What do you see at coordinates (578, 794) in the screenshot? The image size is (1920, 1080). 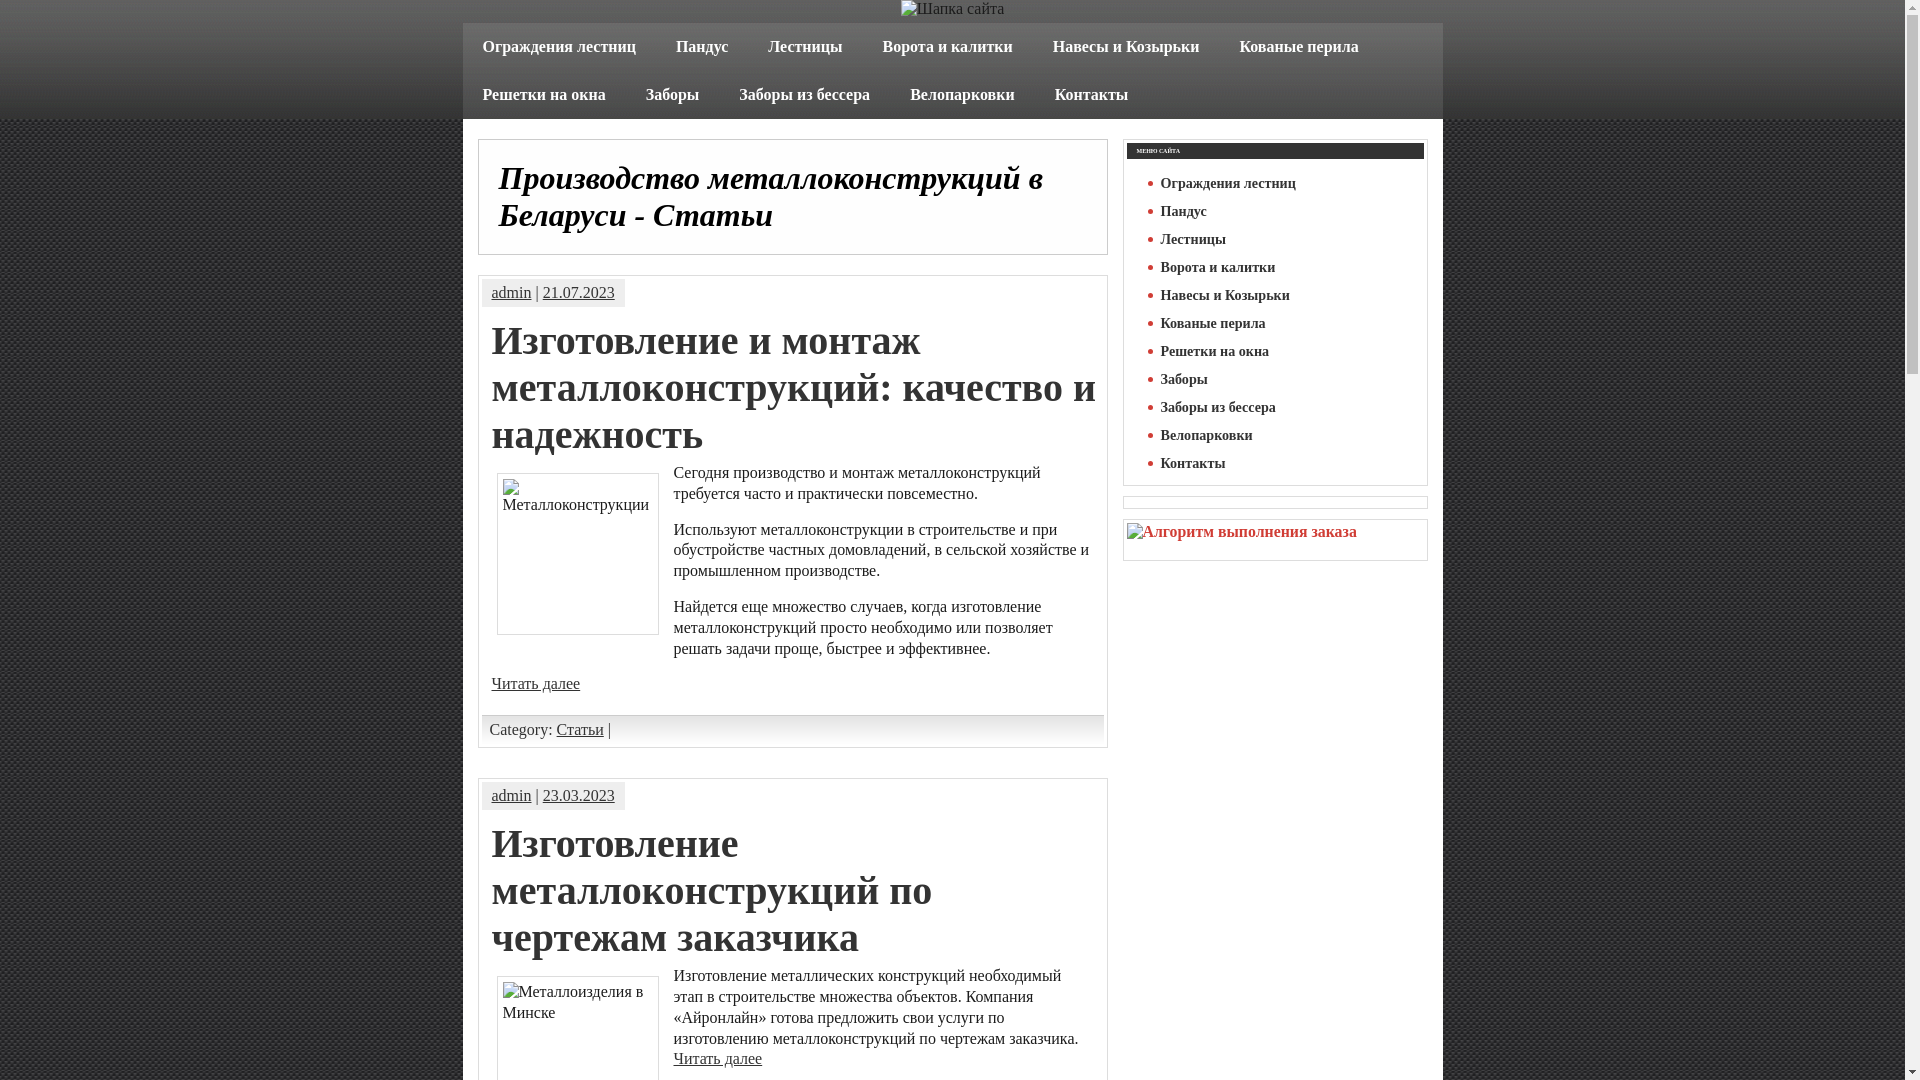 I see `'23.03.2023'` at bounding box center [578, 794].